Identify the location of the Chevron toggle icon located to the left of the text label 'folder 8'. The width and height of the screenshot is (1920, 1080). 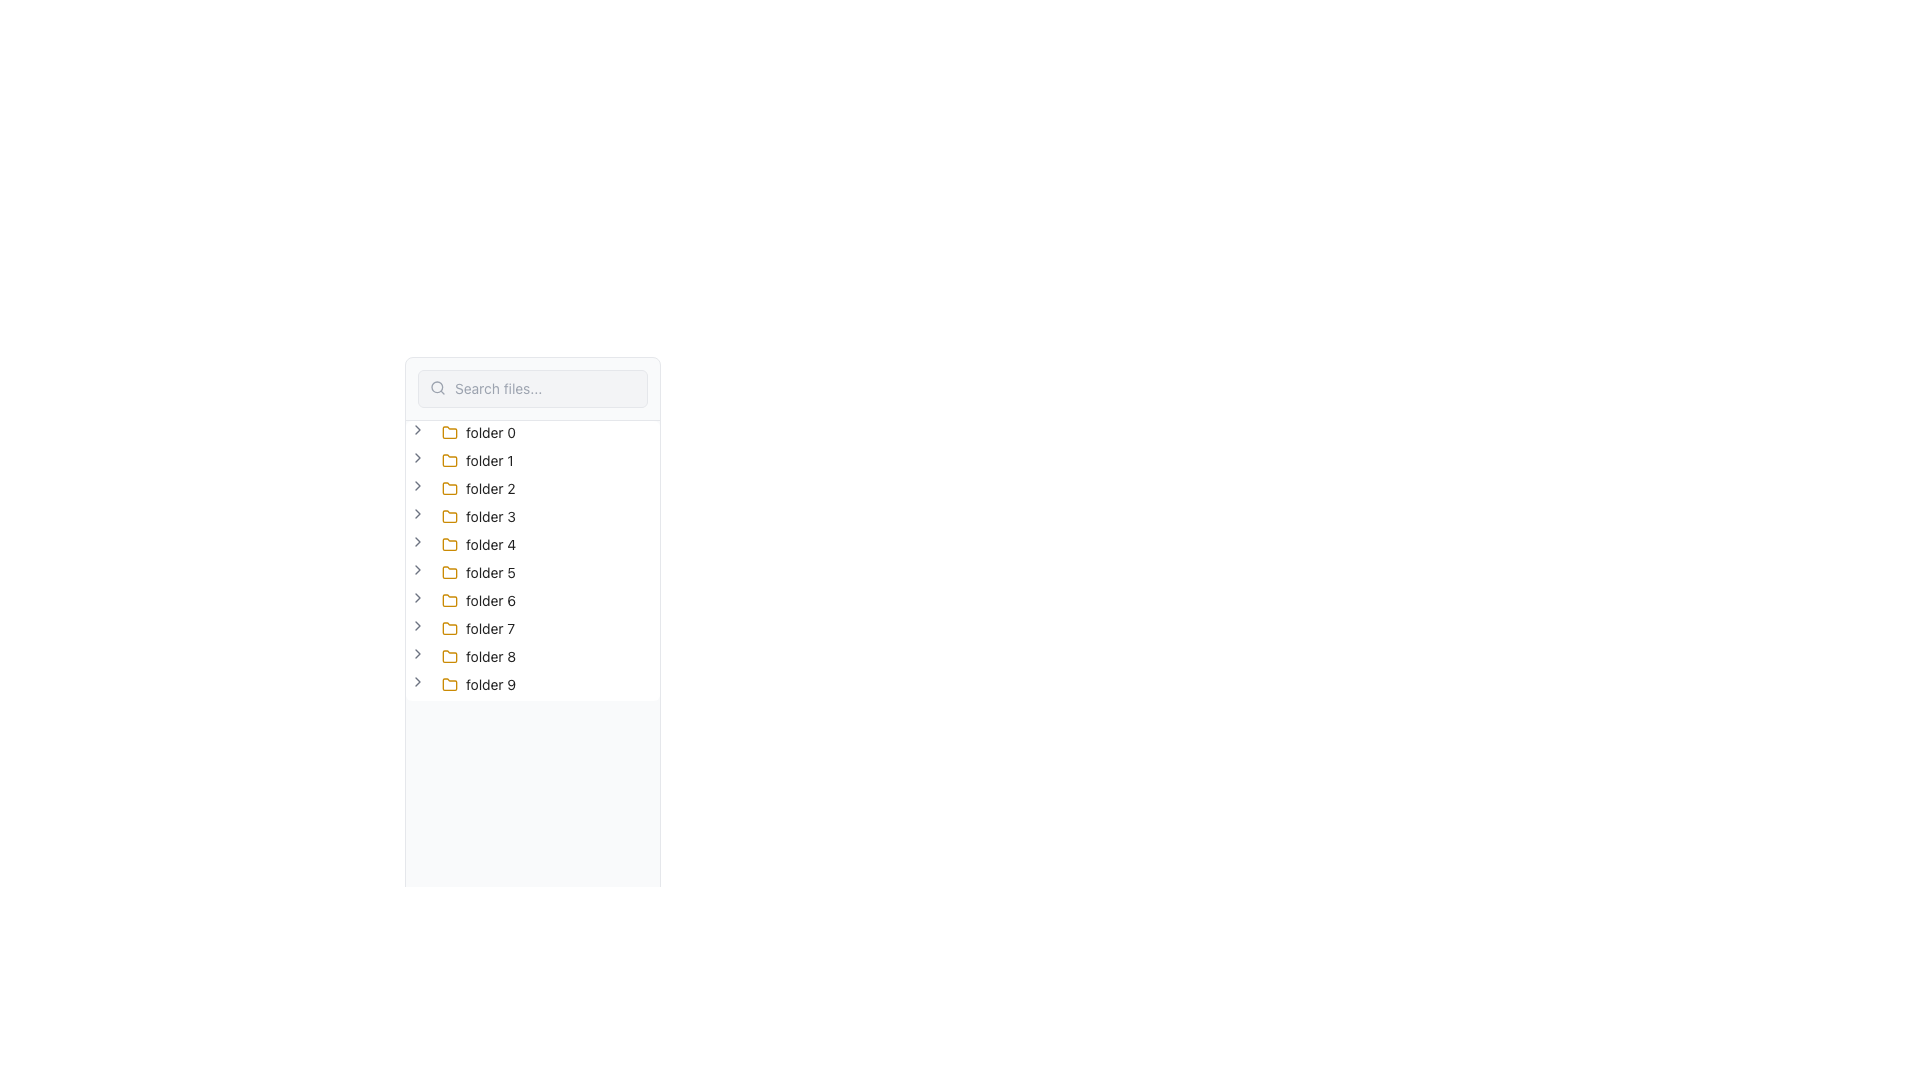
(416, 654).